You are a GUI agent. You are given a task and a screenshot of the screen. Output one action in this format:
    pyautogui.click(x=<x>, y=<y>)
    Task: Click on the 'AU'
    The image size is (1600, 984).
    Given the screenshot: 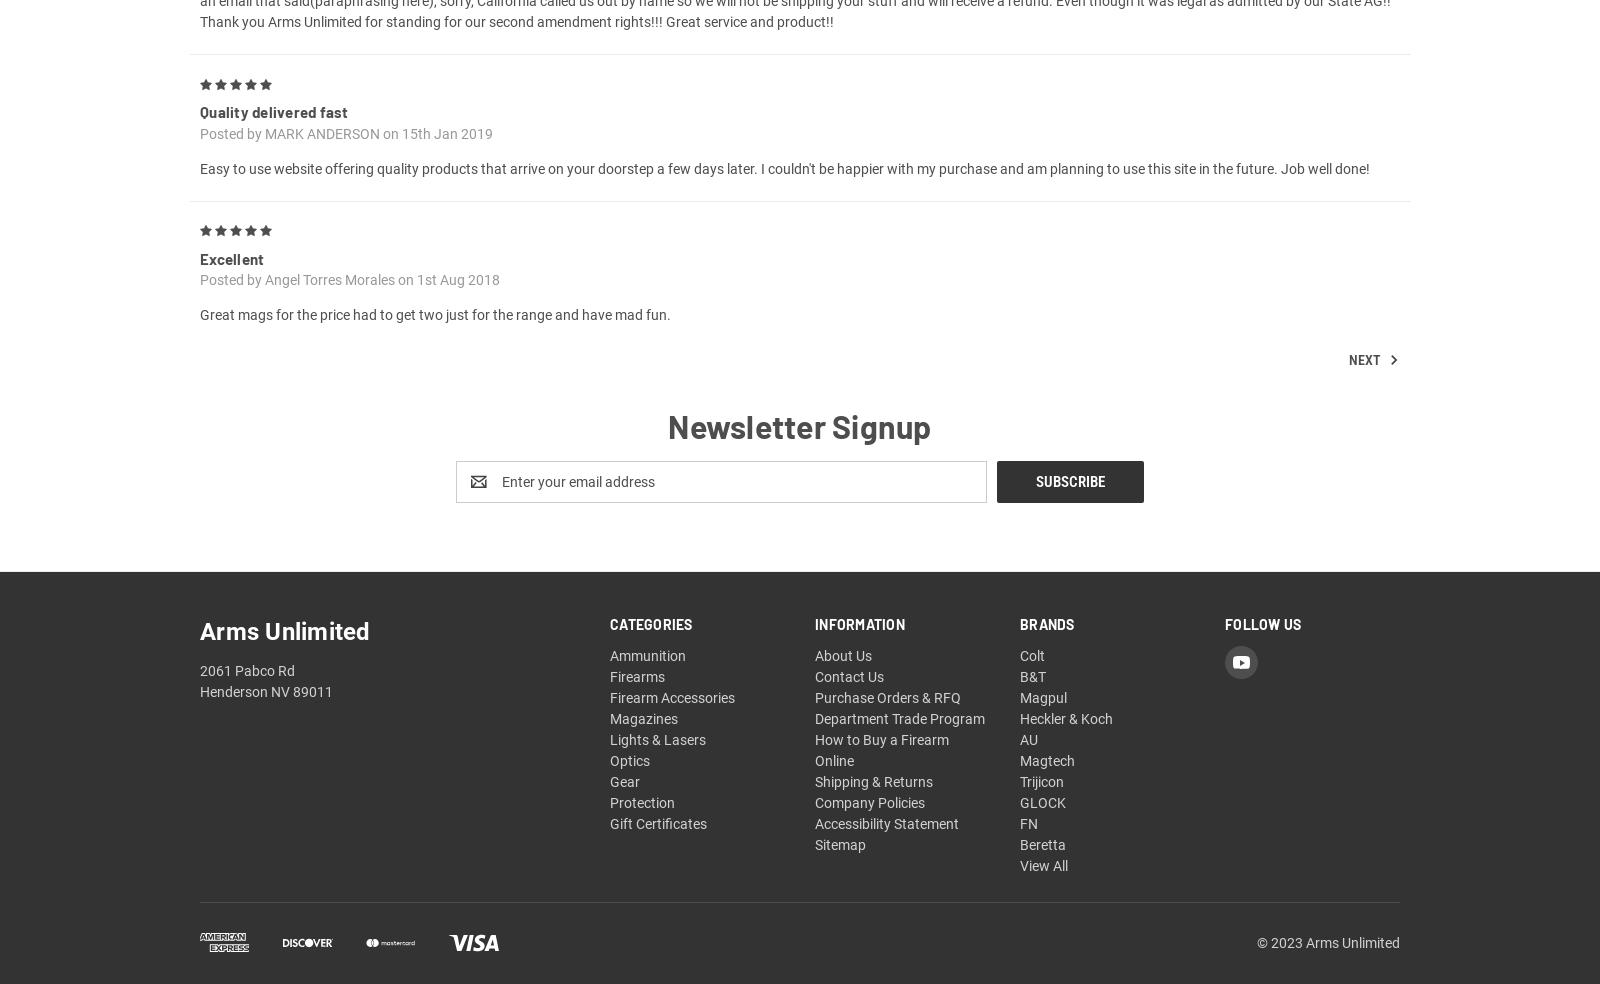 What is the action you would take?
    pyautogui.click(x=1028, y=761)
    